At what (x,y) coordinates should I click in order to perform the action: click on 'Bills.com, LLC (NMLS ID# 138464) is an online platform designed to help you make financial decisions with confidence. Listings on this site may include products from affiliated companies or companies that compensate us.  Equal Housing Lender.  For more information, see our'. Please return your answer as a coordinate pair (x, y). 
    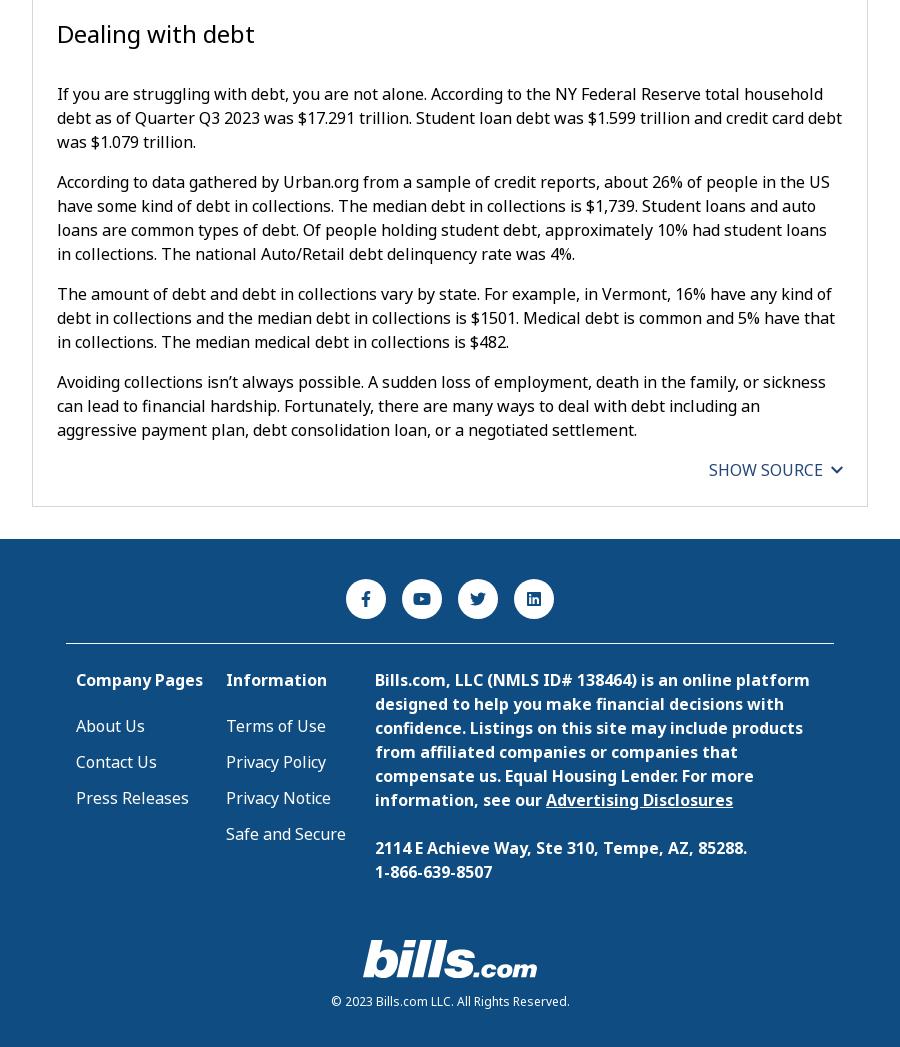
    Looking at the image, I should click on (375, 740).